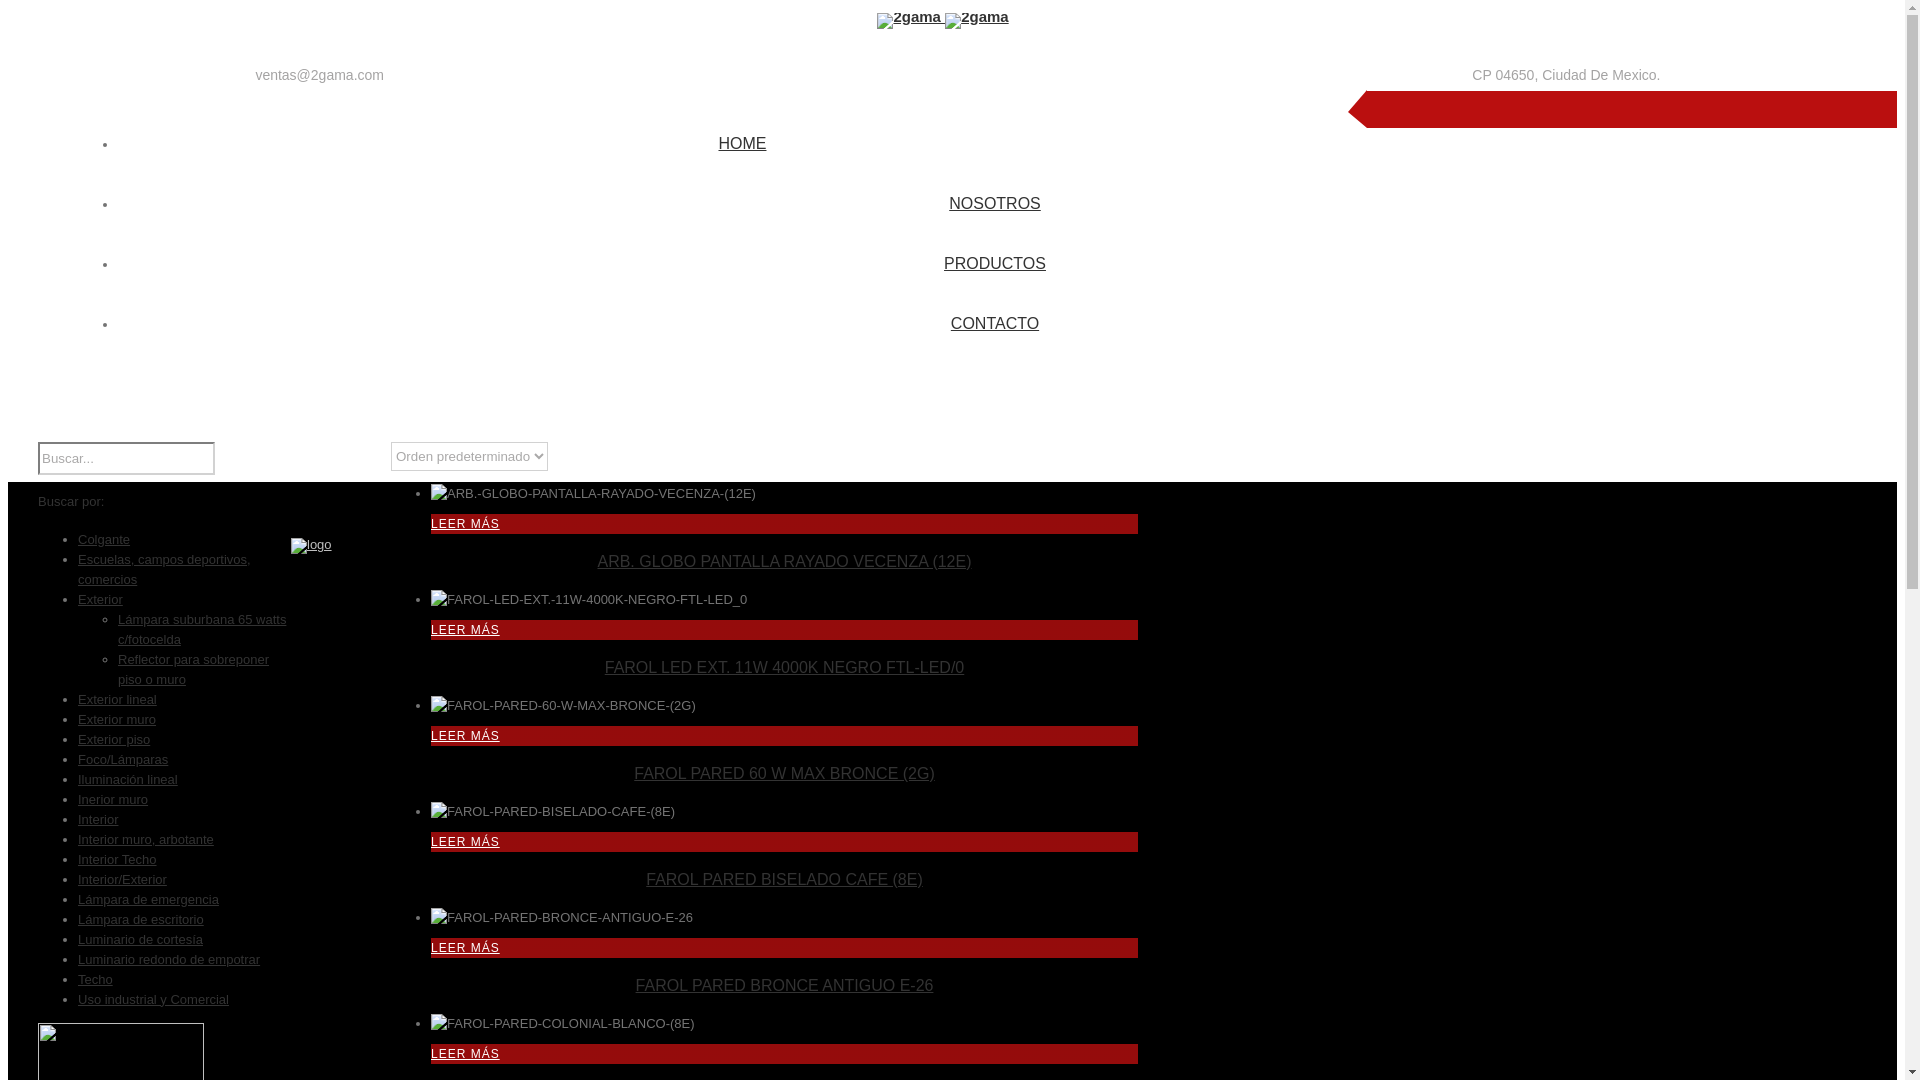 This screenshot has height=1080, width=1920. Describe the element at coordinates (168, 958) in the screenshot. I see `'Luminario redondo de empotrar'` at that location.